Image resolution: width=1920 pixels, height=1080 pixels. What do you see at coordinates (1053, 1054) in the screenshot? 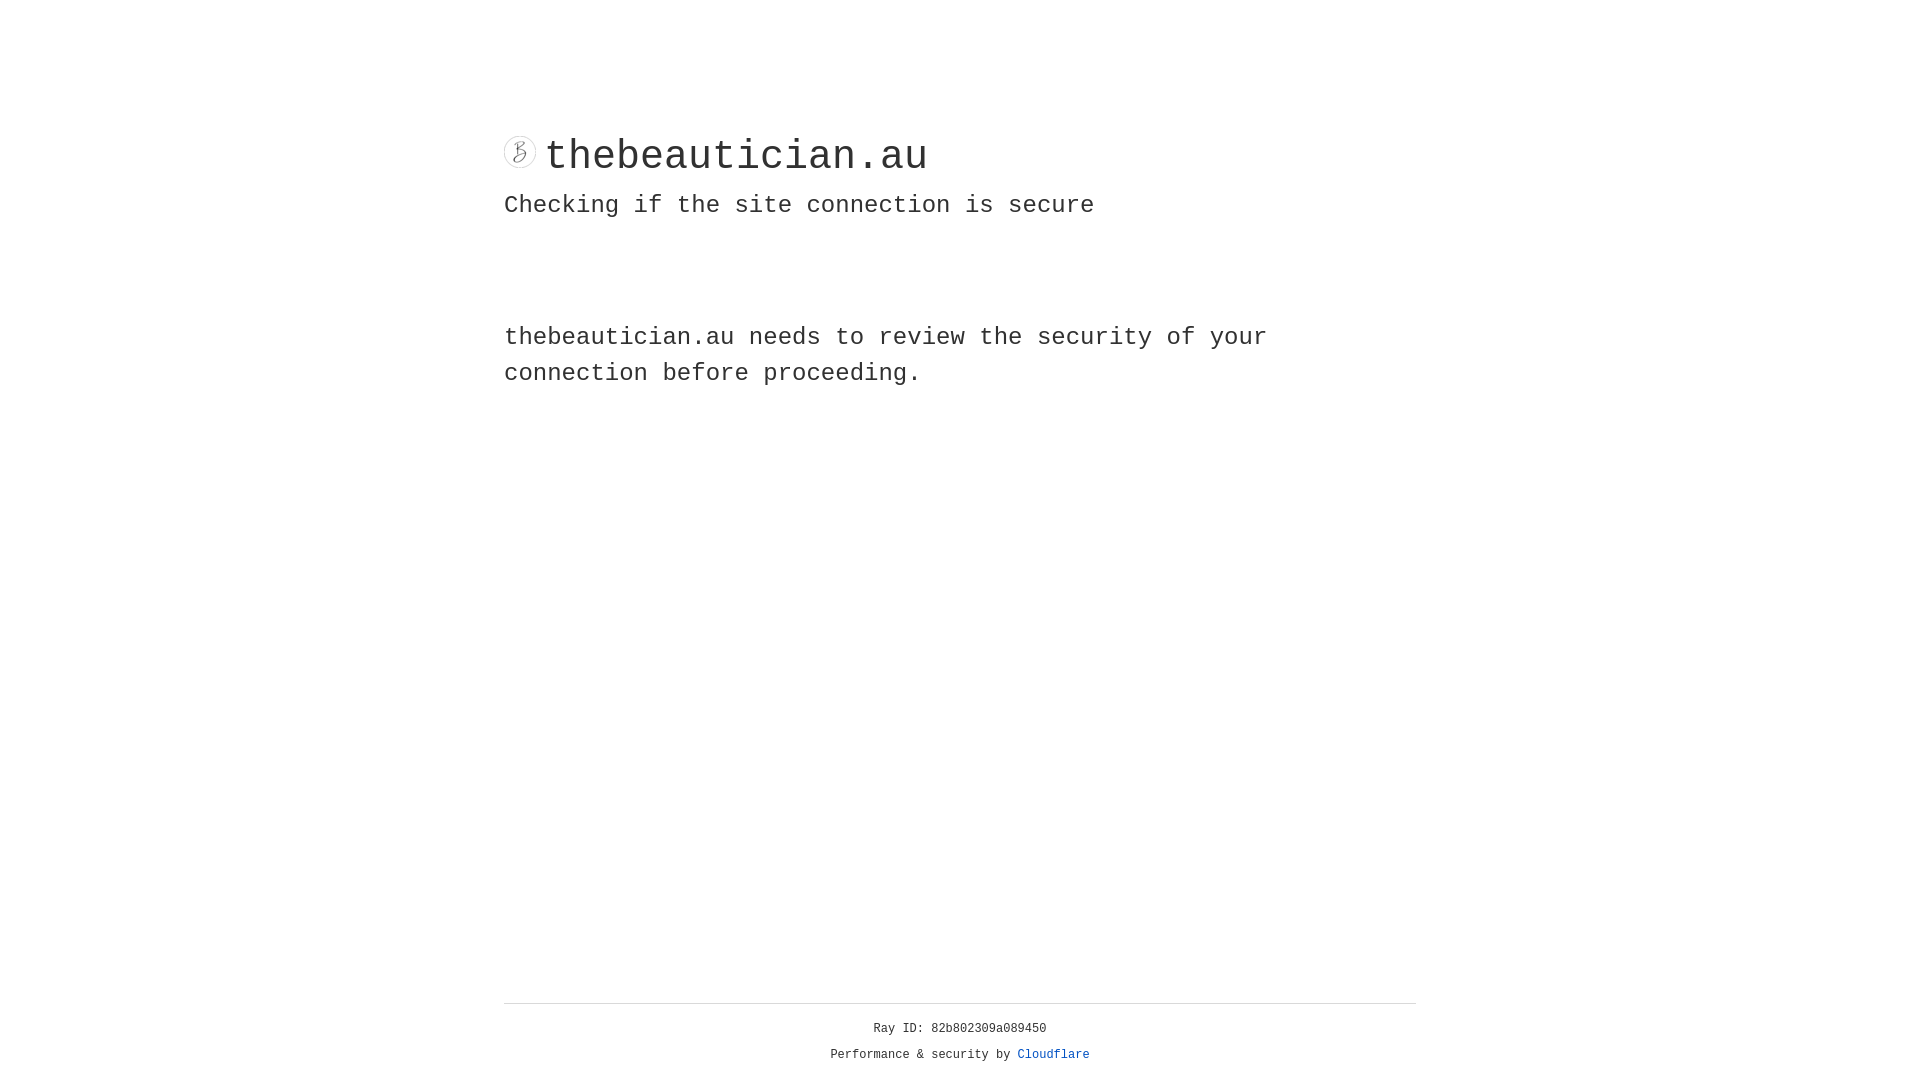
I see `'Cloudflare'` at bounding box center [1053, 1054].